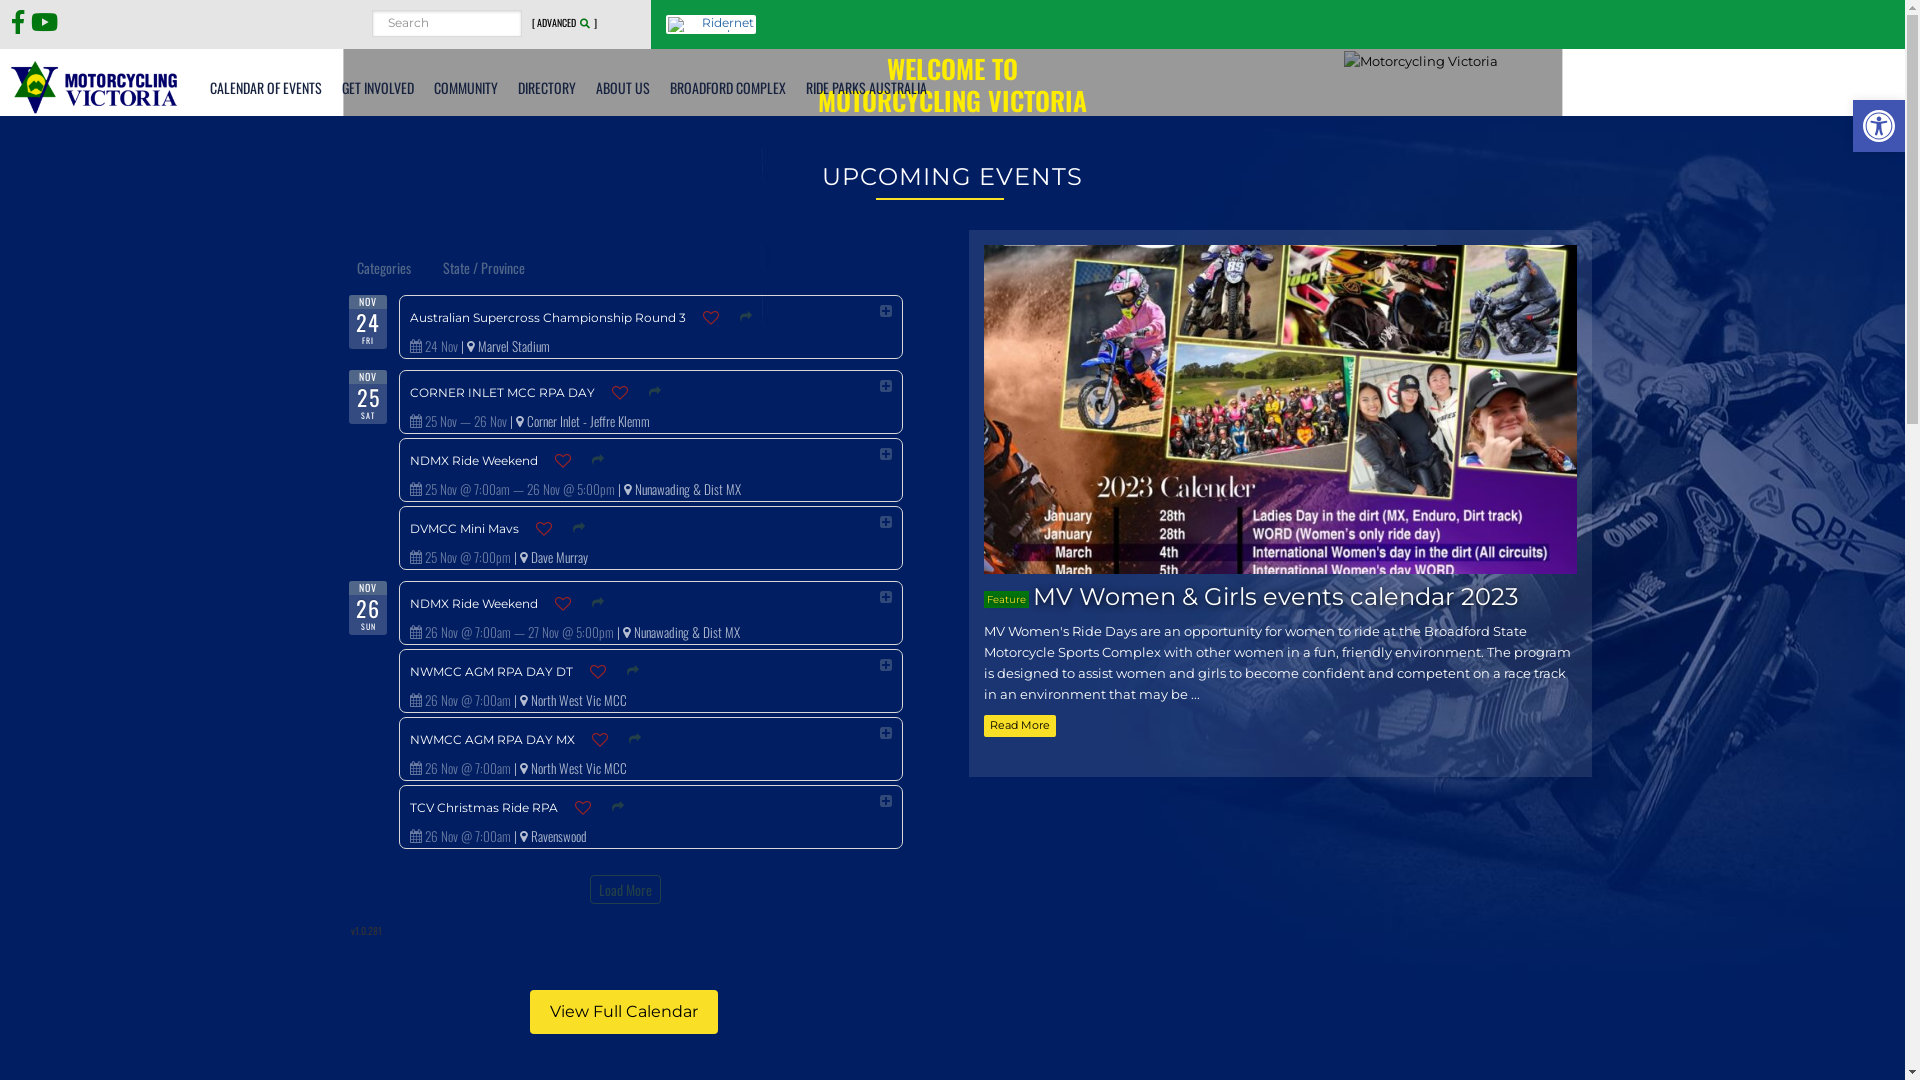 The width and height of the screenshot is (1920, 1080). Describe the element at coordinates (378, 86) in the screenshot. I see `'GET INVOLVED'` at that location.